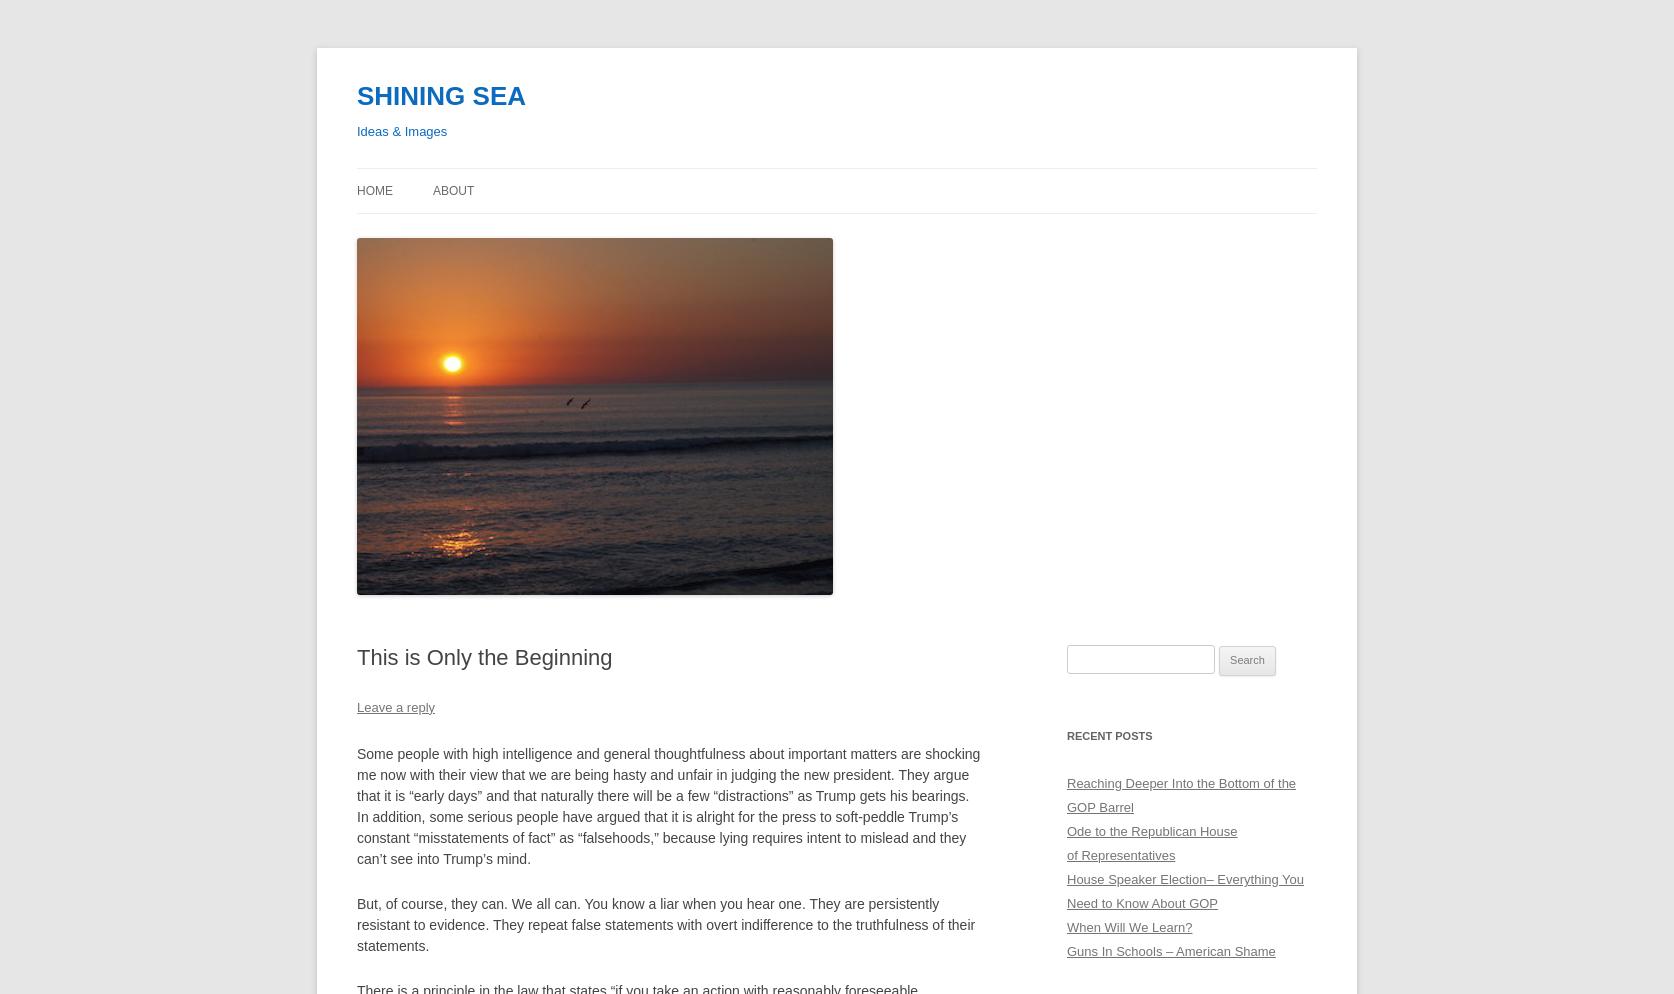 This screenshot has width=1674, height=994. What do you see at coordinates (374, 190) in the screenshot?
I see `'Home'` at bounding box center [374, 190].